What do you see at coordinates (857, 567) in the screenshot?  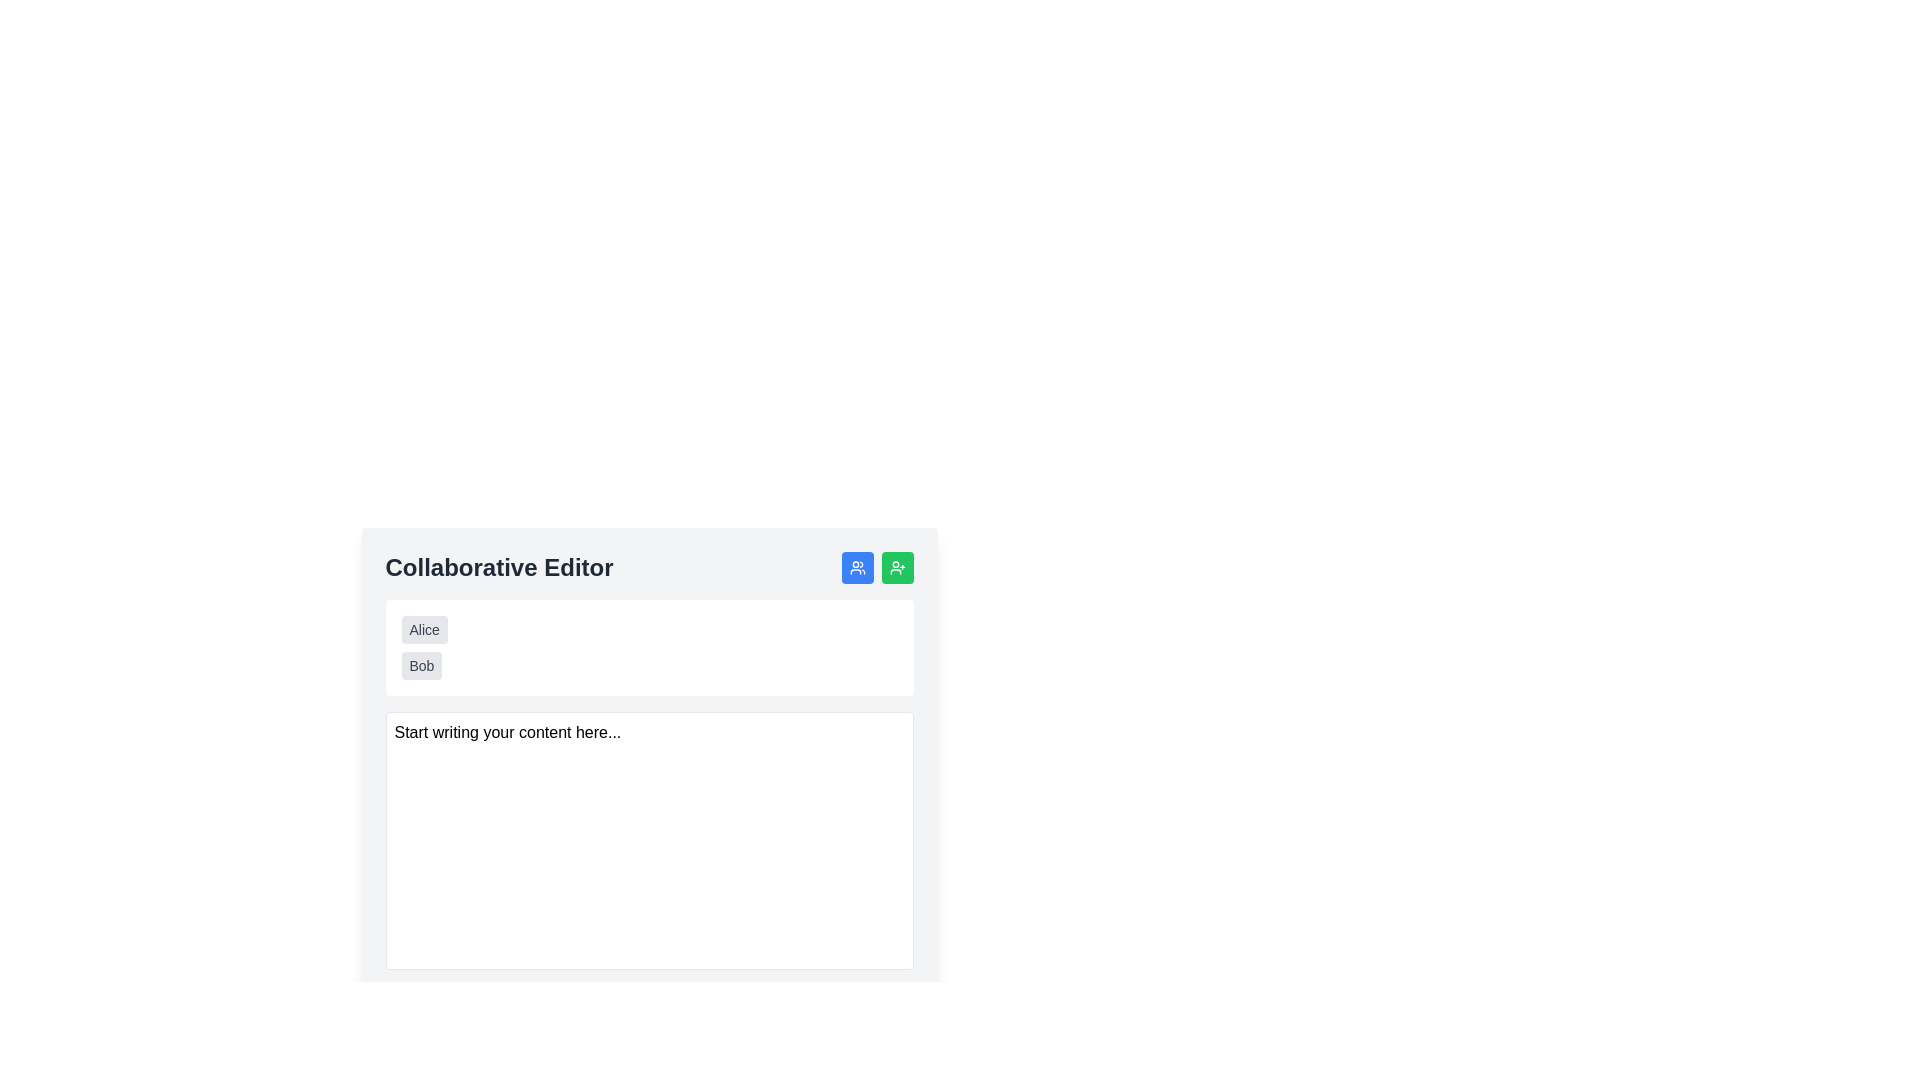 I see `the blue rectangular button with a white icon of multiple users, located in the upper right corner of the Collaborative Editor interface` at bounding box center [857, 567].